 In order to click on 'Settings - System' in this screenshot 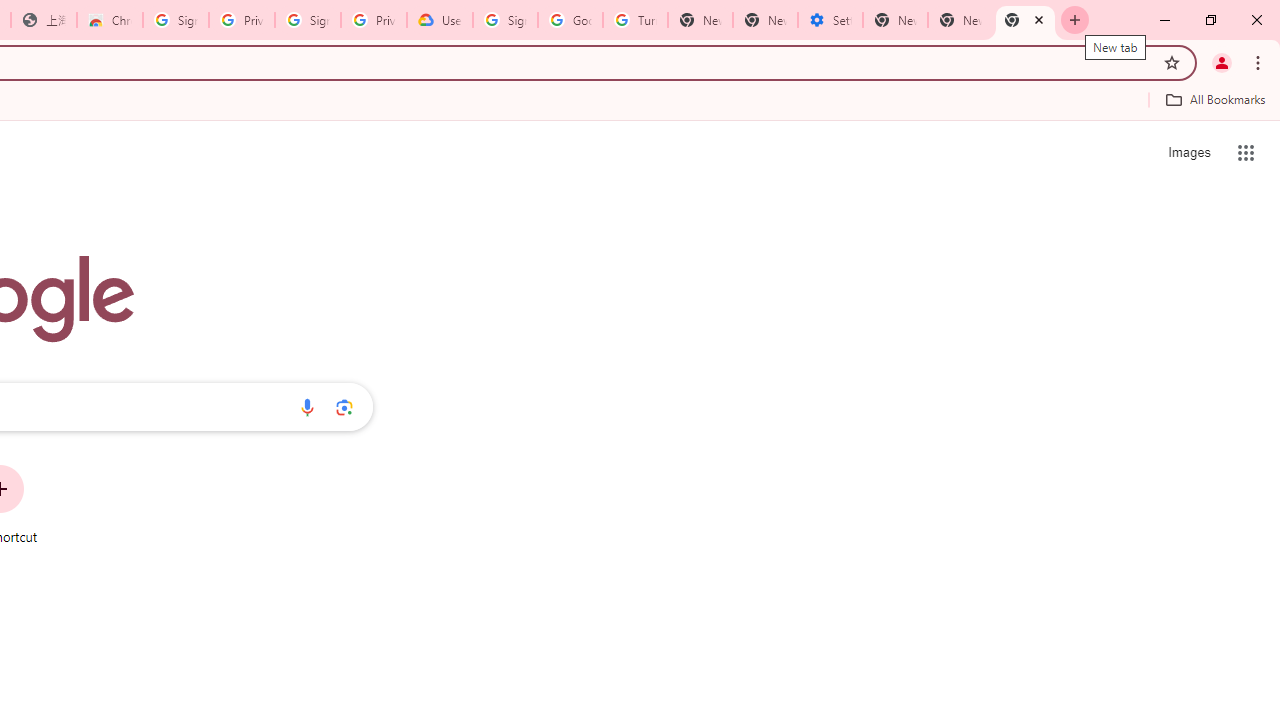, I will do `click(830, 20)`.